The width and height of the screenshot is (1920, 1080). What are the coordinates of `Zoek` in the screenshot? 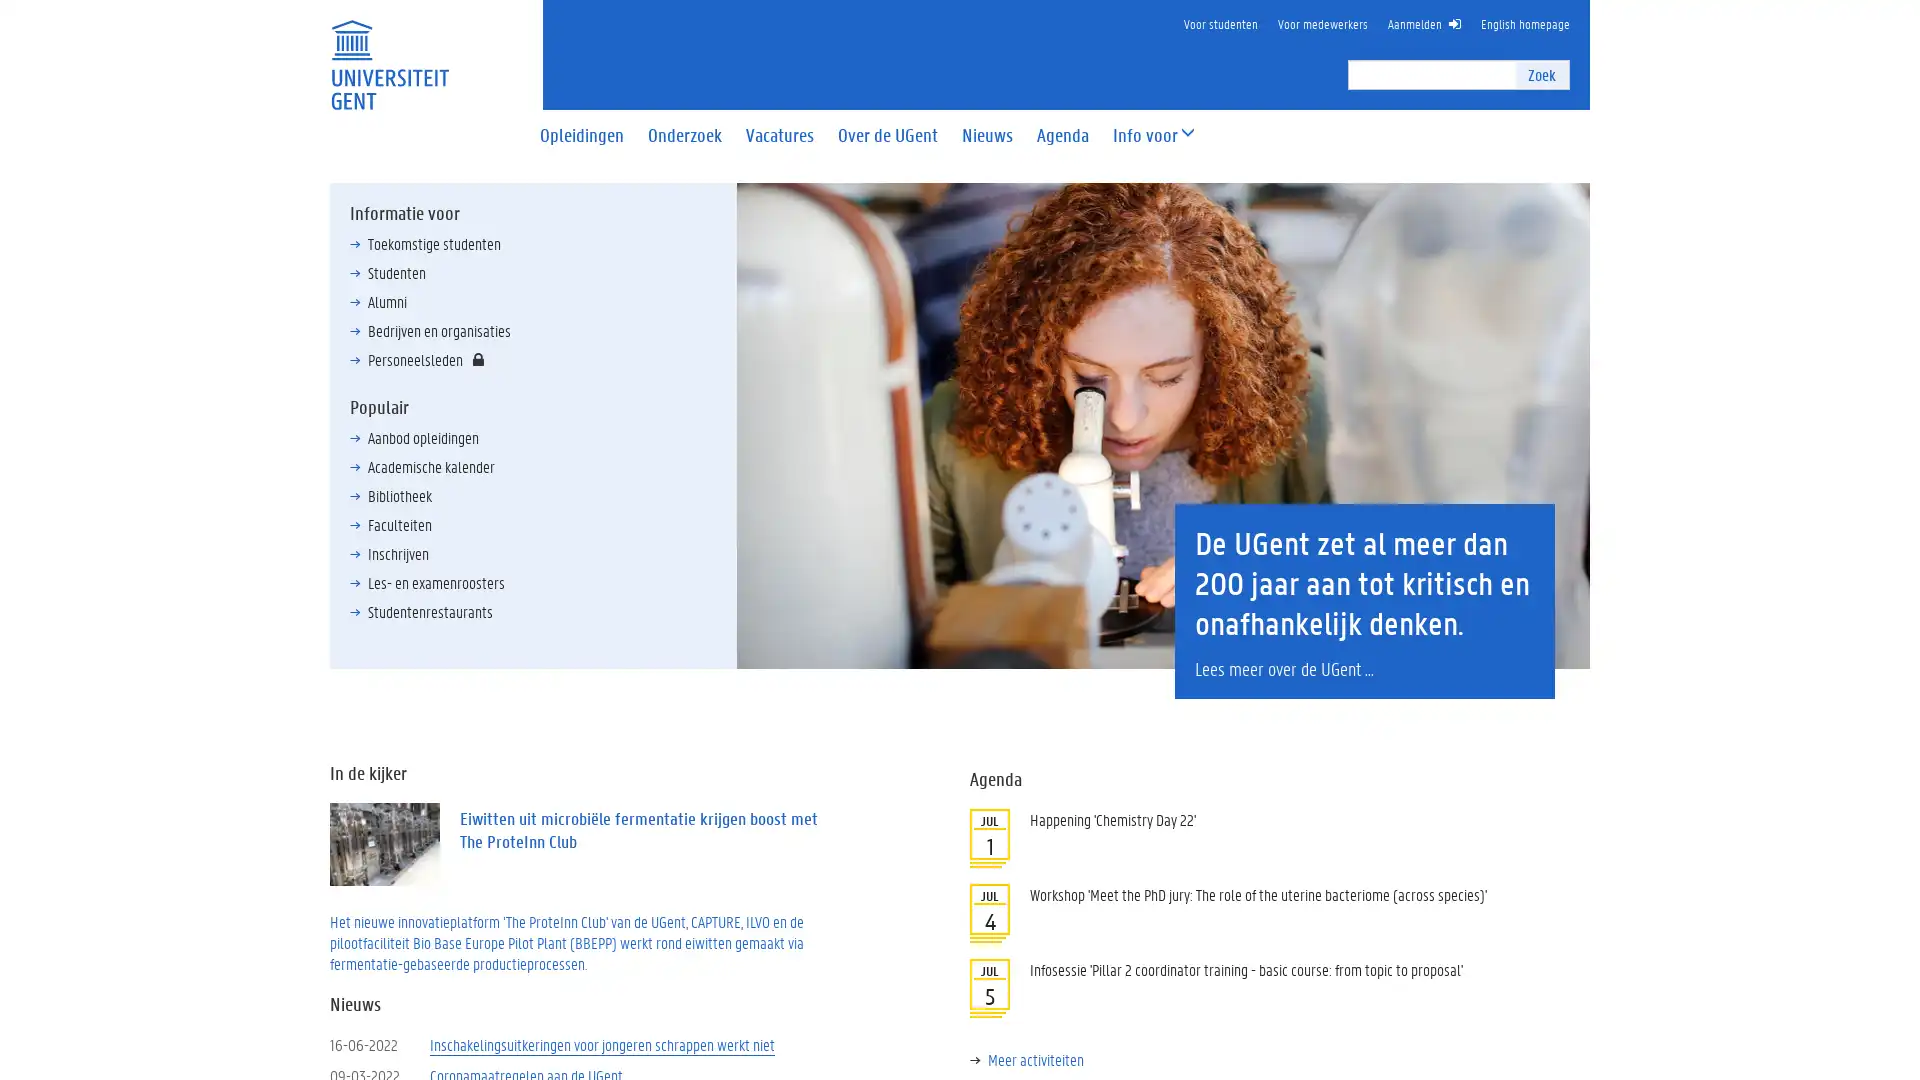 It's located at (1540, 72).